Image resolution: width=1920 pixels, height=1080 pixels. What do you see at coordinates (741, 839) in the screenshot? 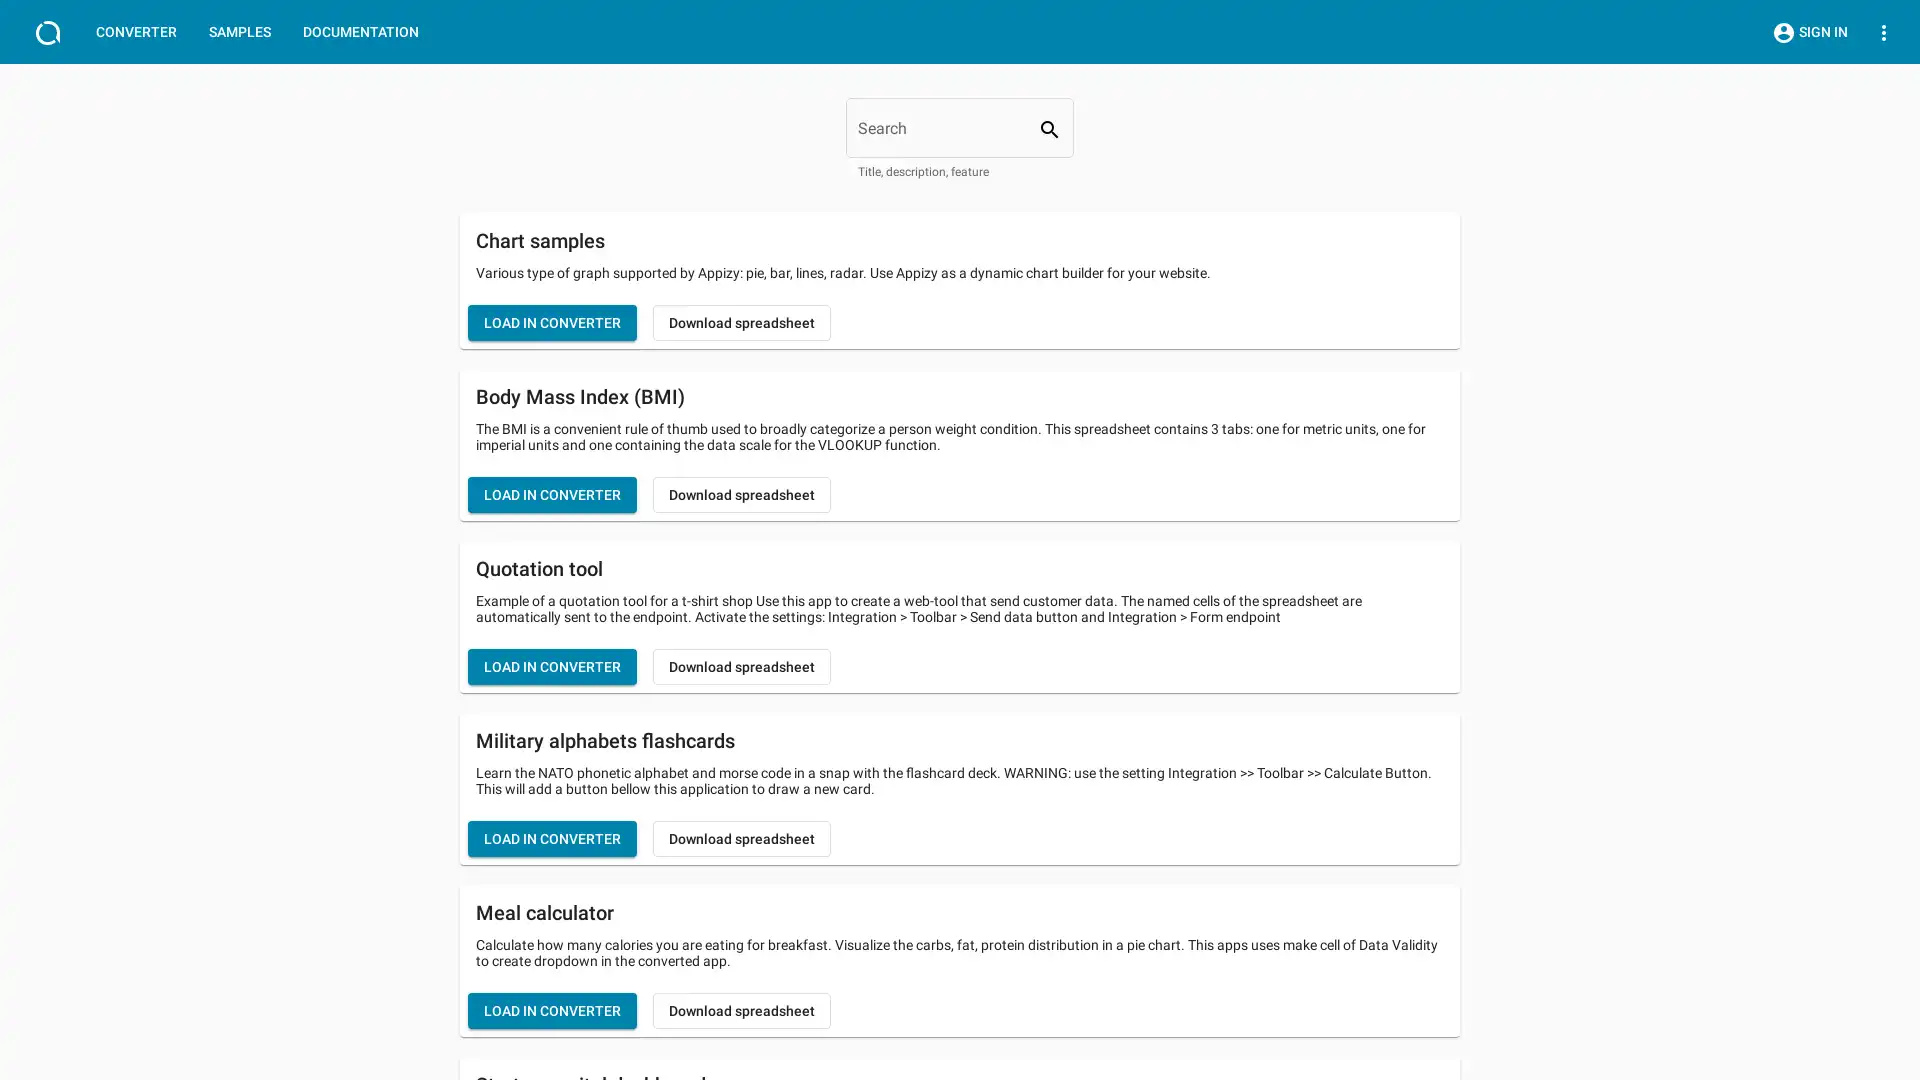
I see `Download spreadsheet` at bounding box center [741, 839].